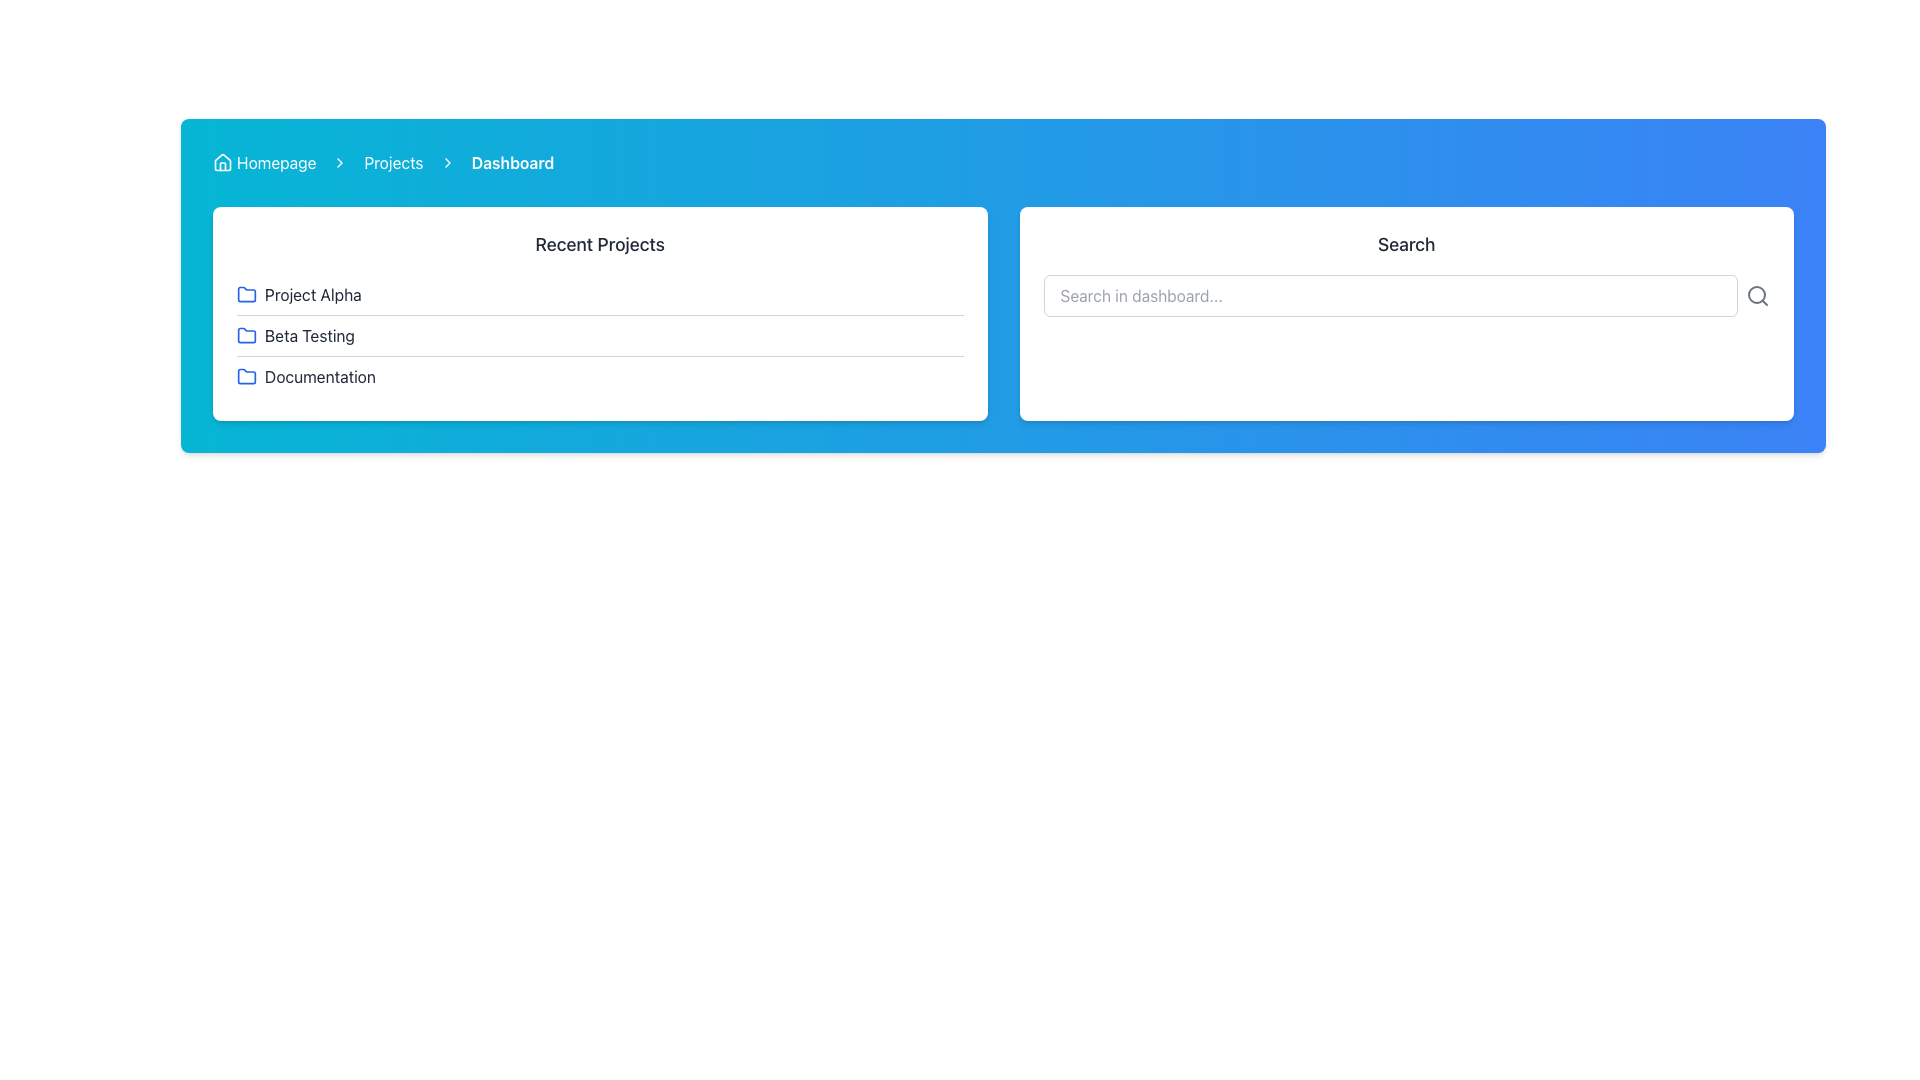  I want to click on the interactive text link labeled 'Projects' located in the breadcrumb navigation between 'Homepage' and 'Dashboard', so click(393, 161).